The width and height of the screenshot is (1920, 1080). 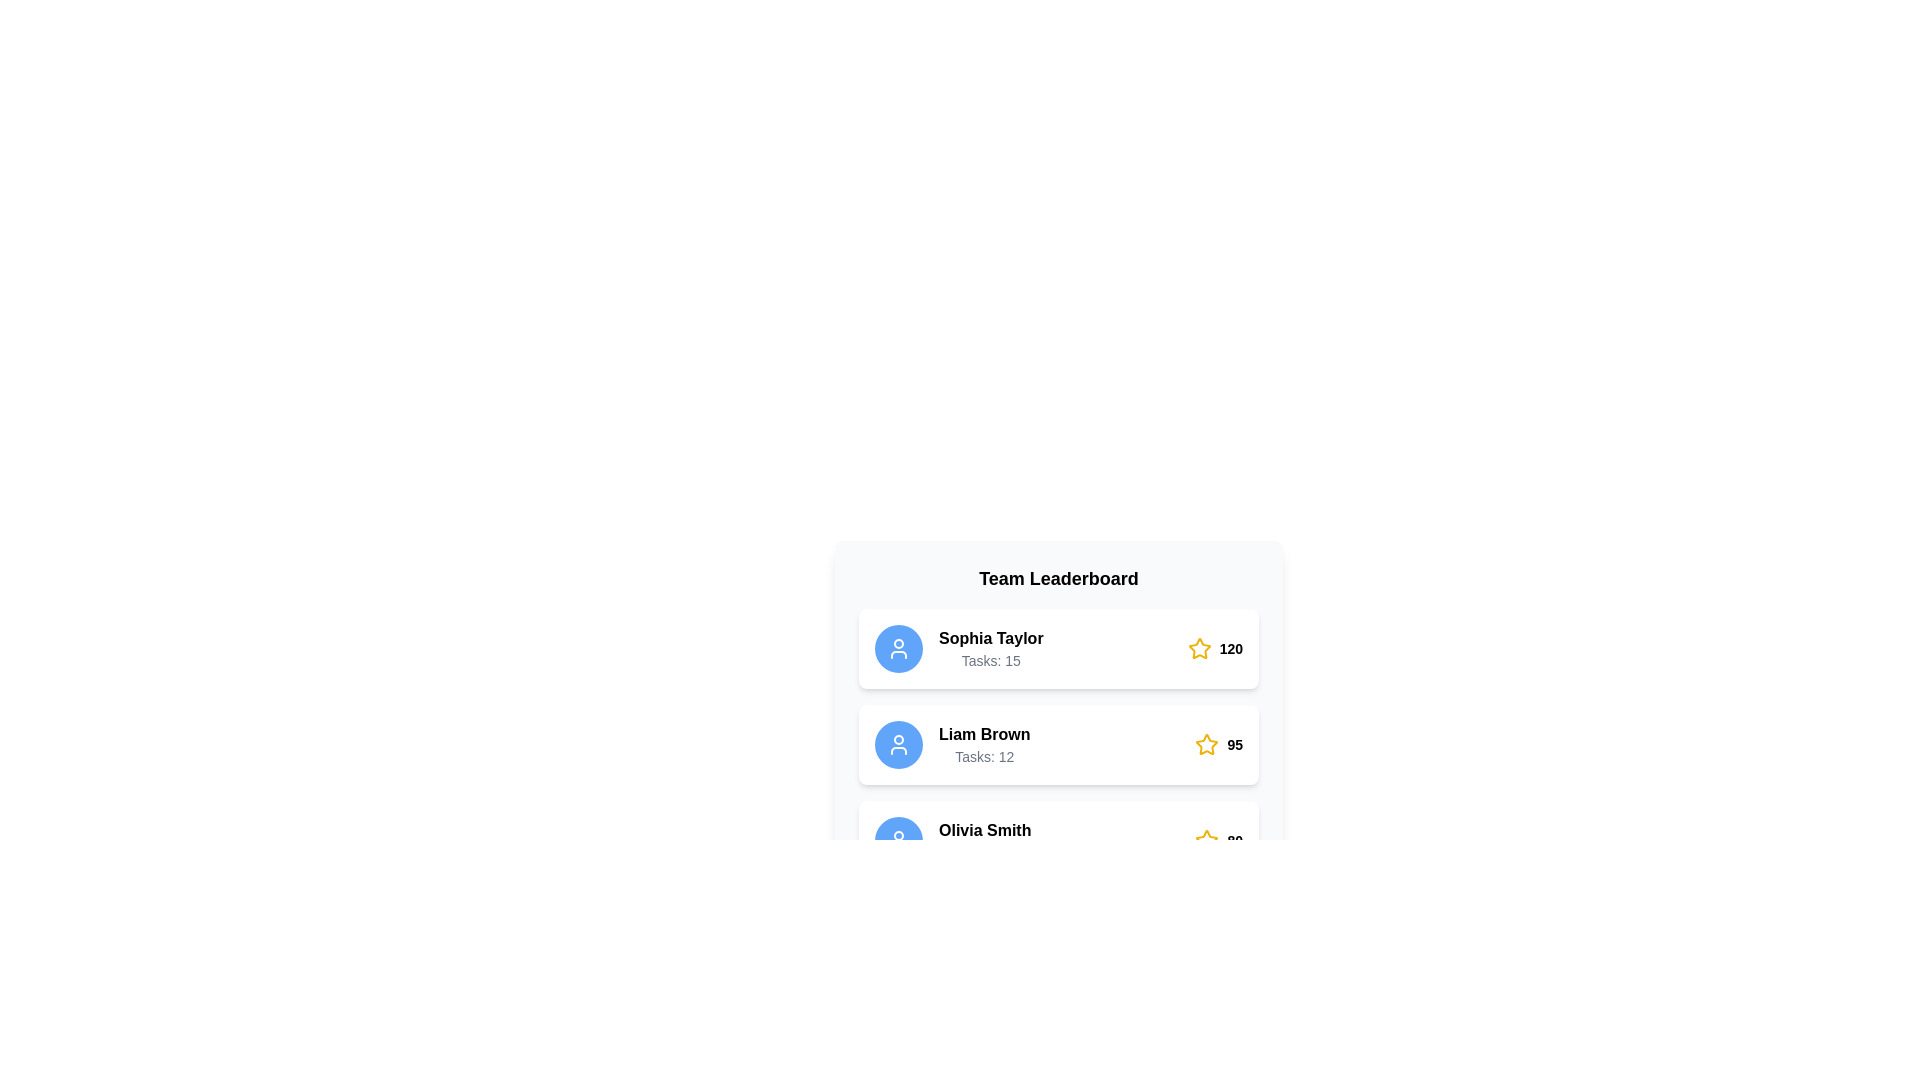 I want to click on the user profile icon represented by a white circular head and shoulders on the leaderboard for 'Sophia Taylor', so click(x=897, y=648).